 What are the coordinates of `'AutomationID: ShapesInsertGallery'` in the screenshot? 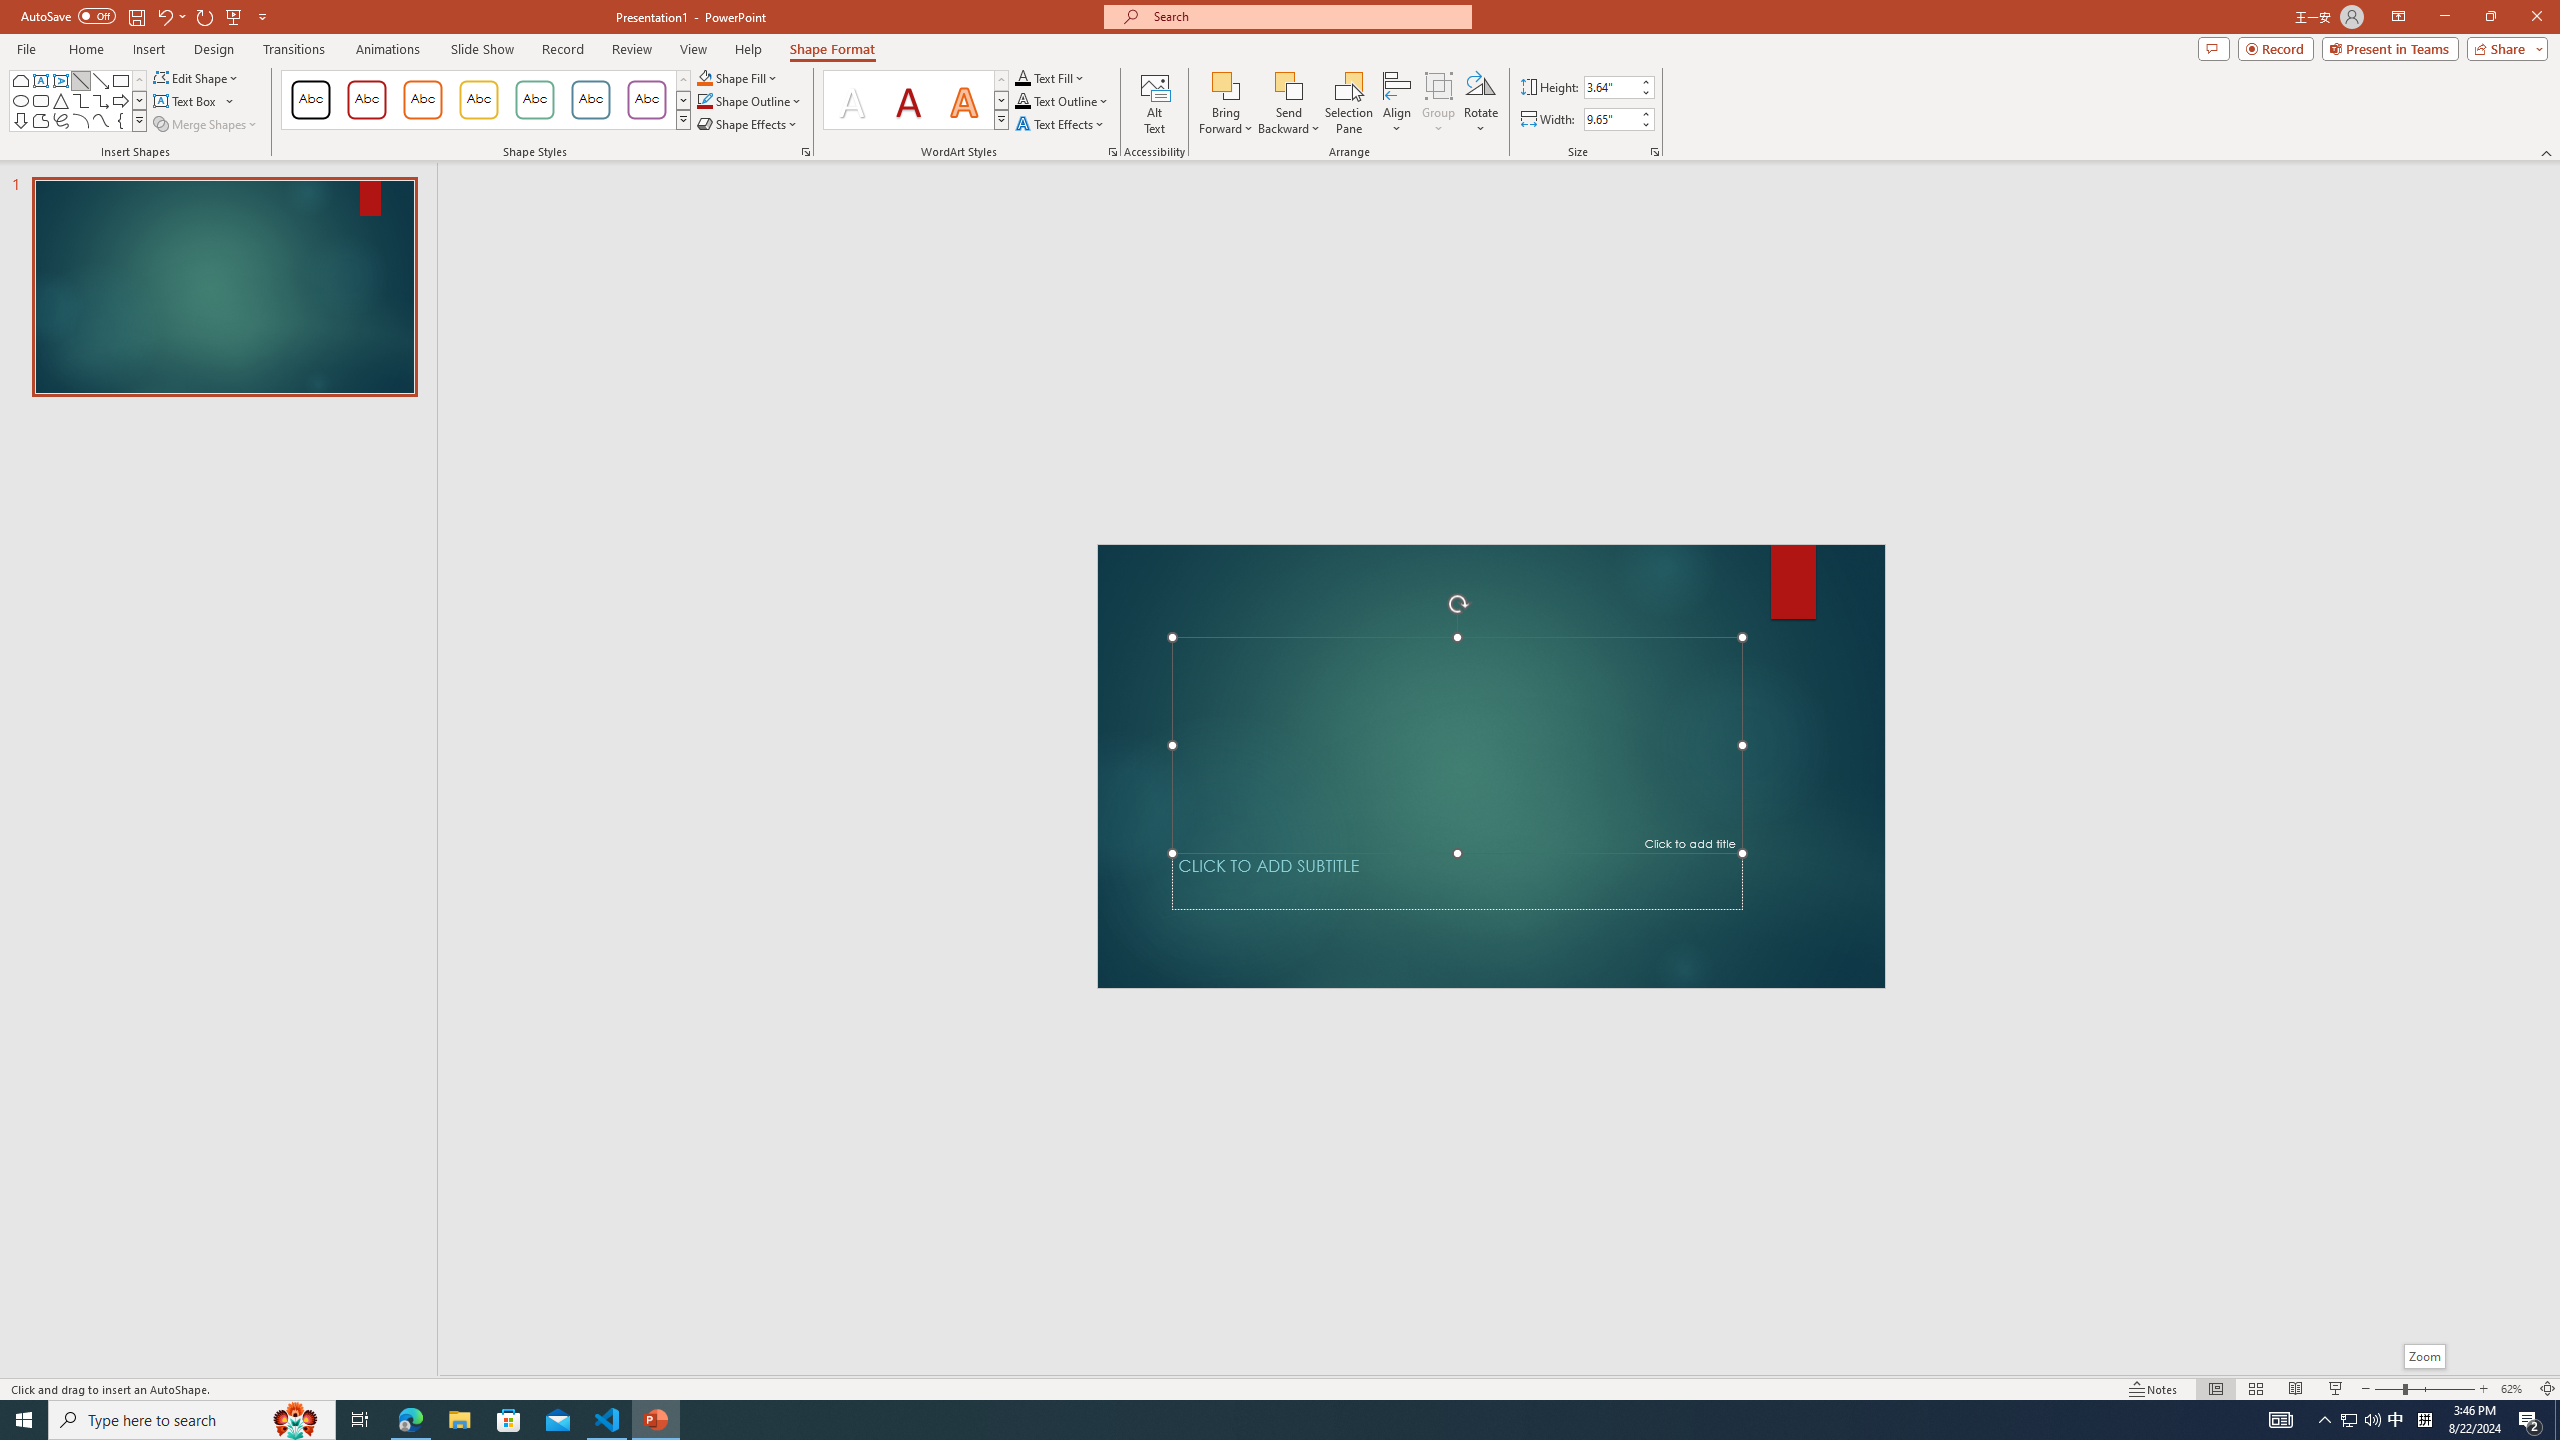 It's located at (78, 100).